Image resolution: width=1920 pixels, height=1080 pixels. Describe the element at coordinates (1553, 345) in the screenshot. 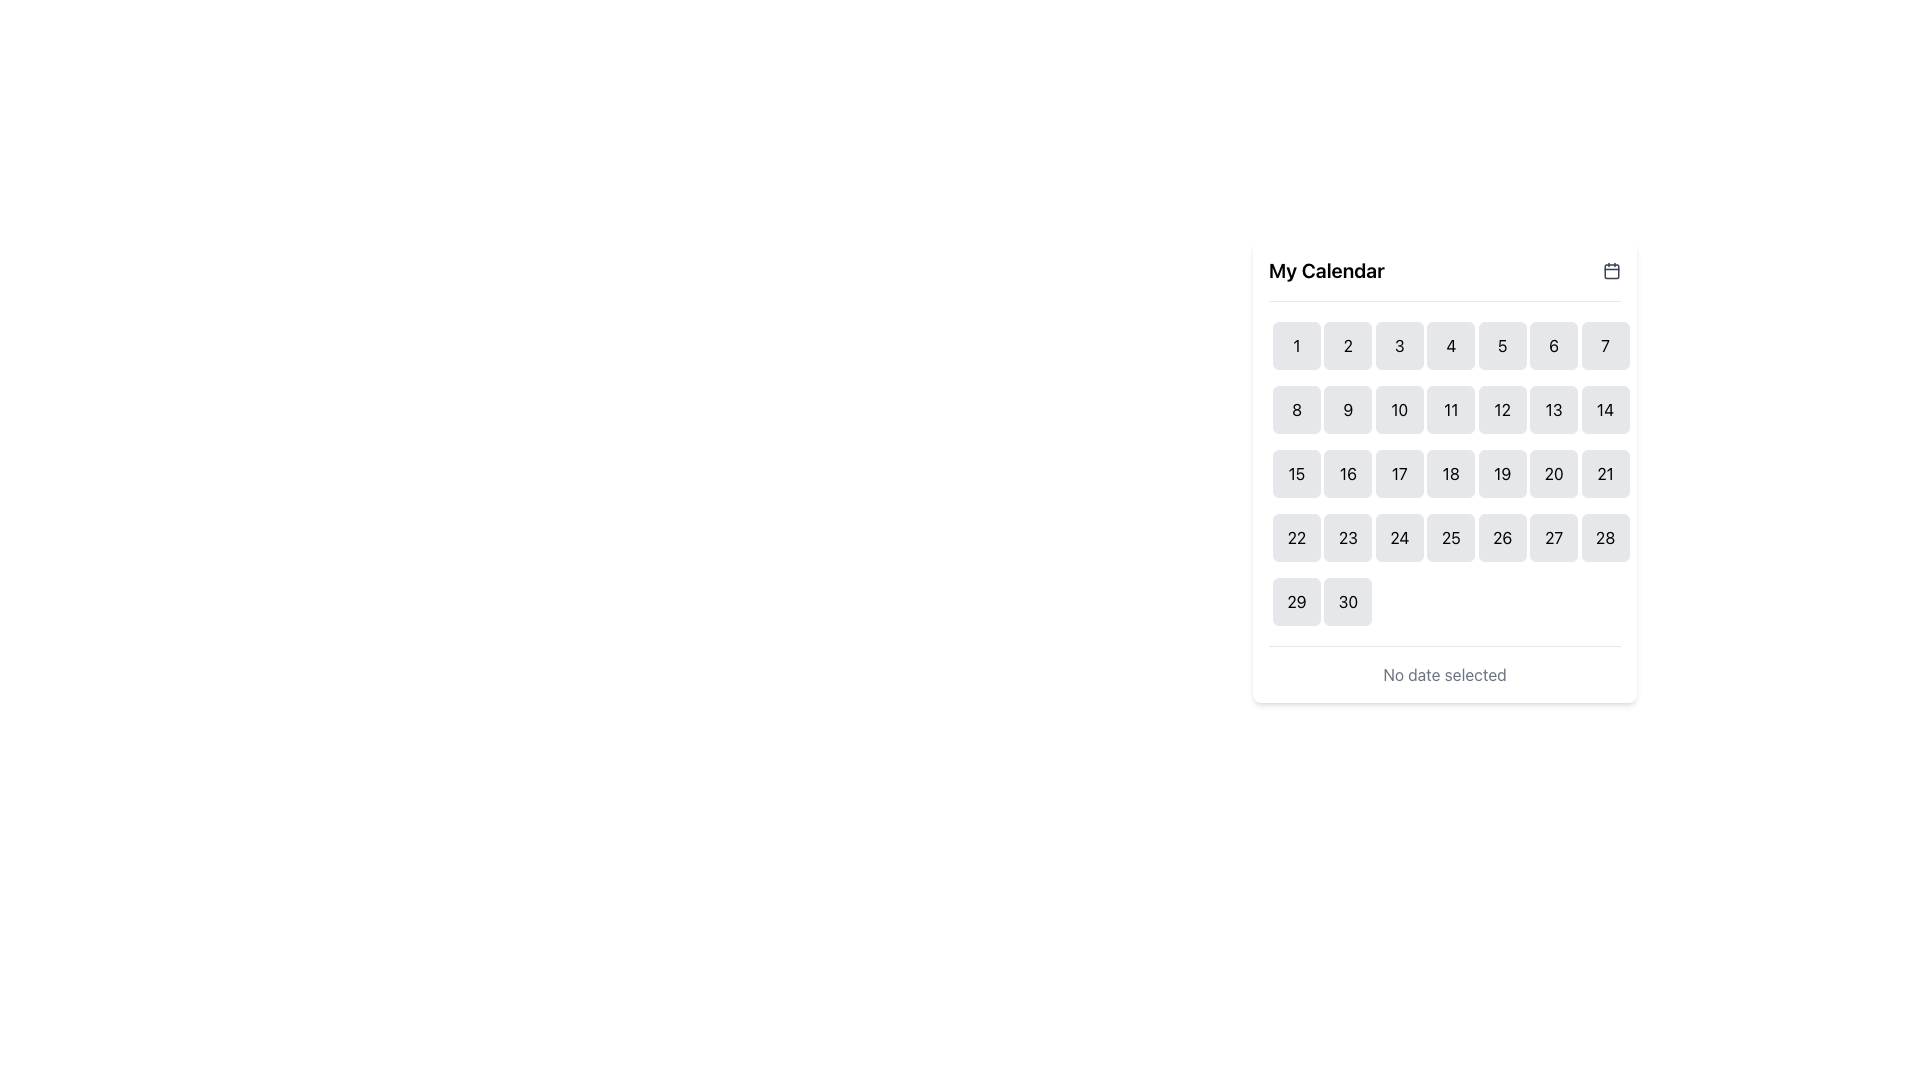

I see `the button used for selecting the date '6' from the calendar displayed, located in the first row of the calendar grid as the 6th entry from the left` at that location.